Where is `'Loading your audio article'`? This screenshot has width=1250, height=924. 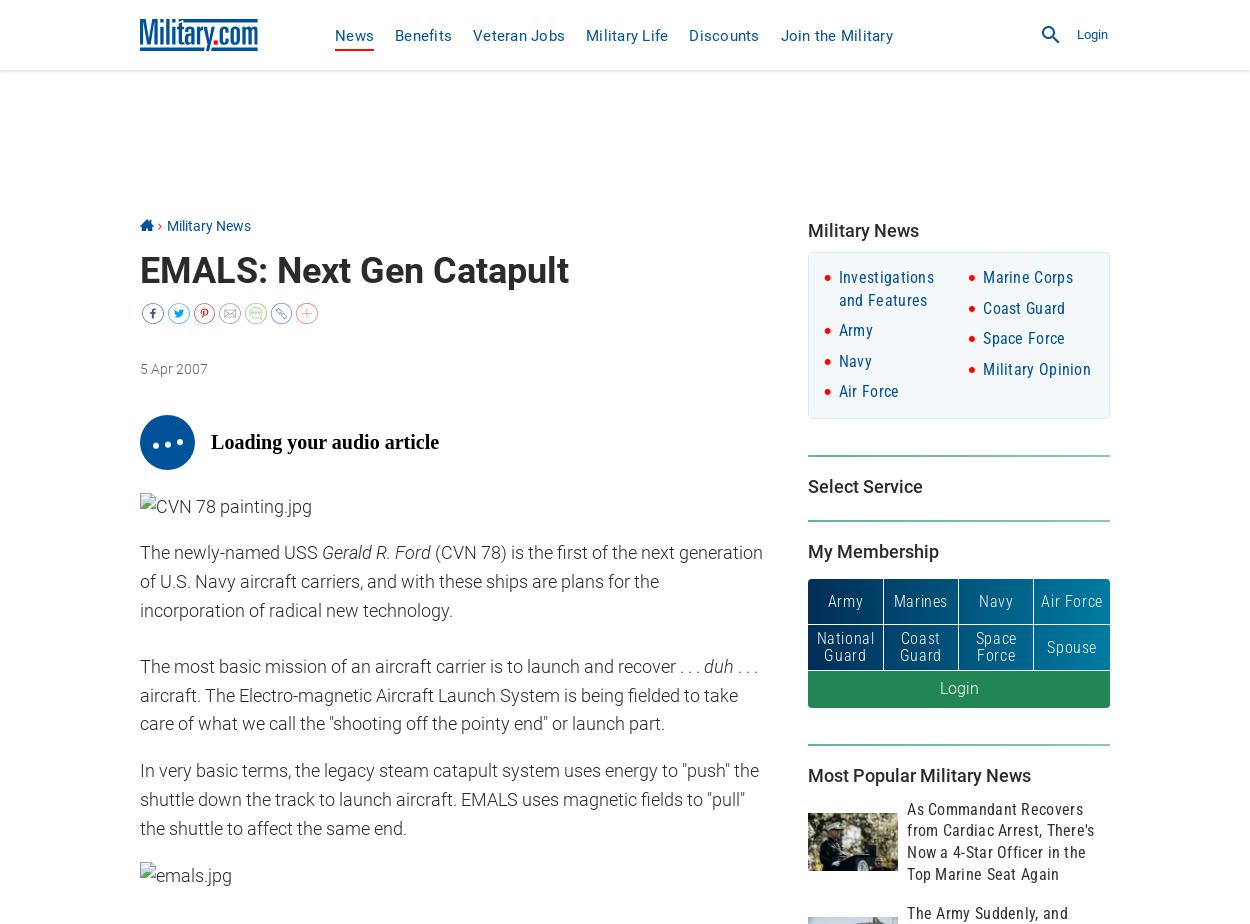
'Loading your audio article' is located at coordinates (324, 442).